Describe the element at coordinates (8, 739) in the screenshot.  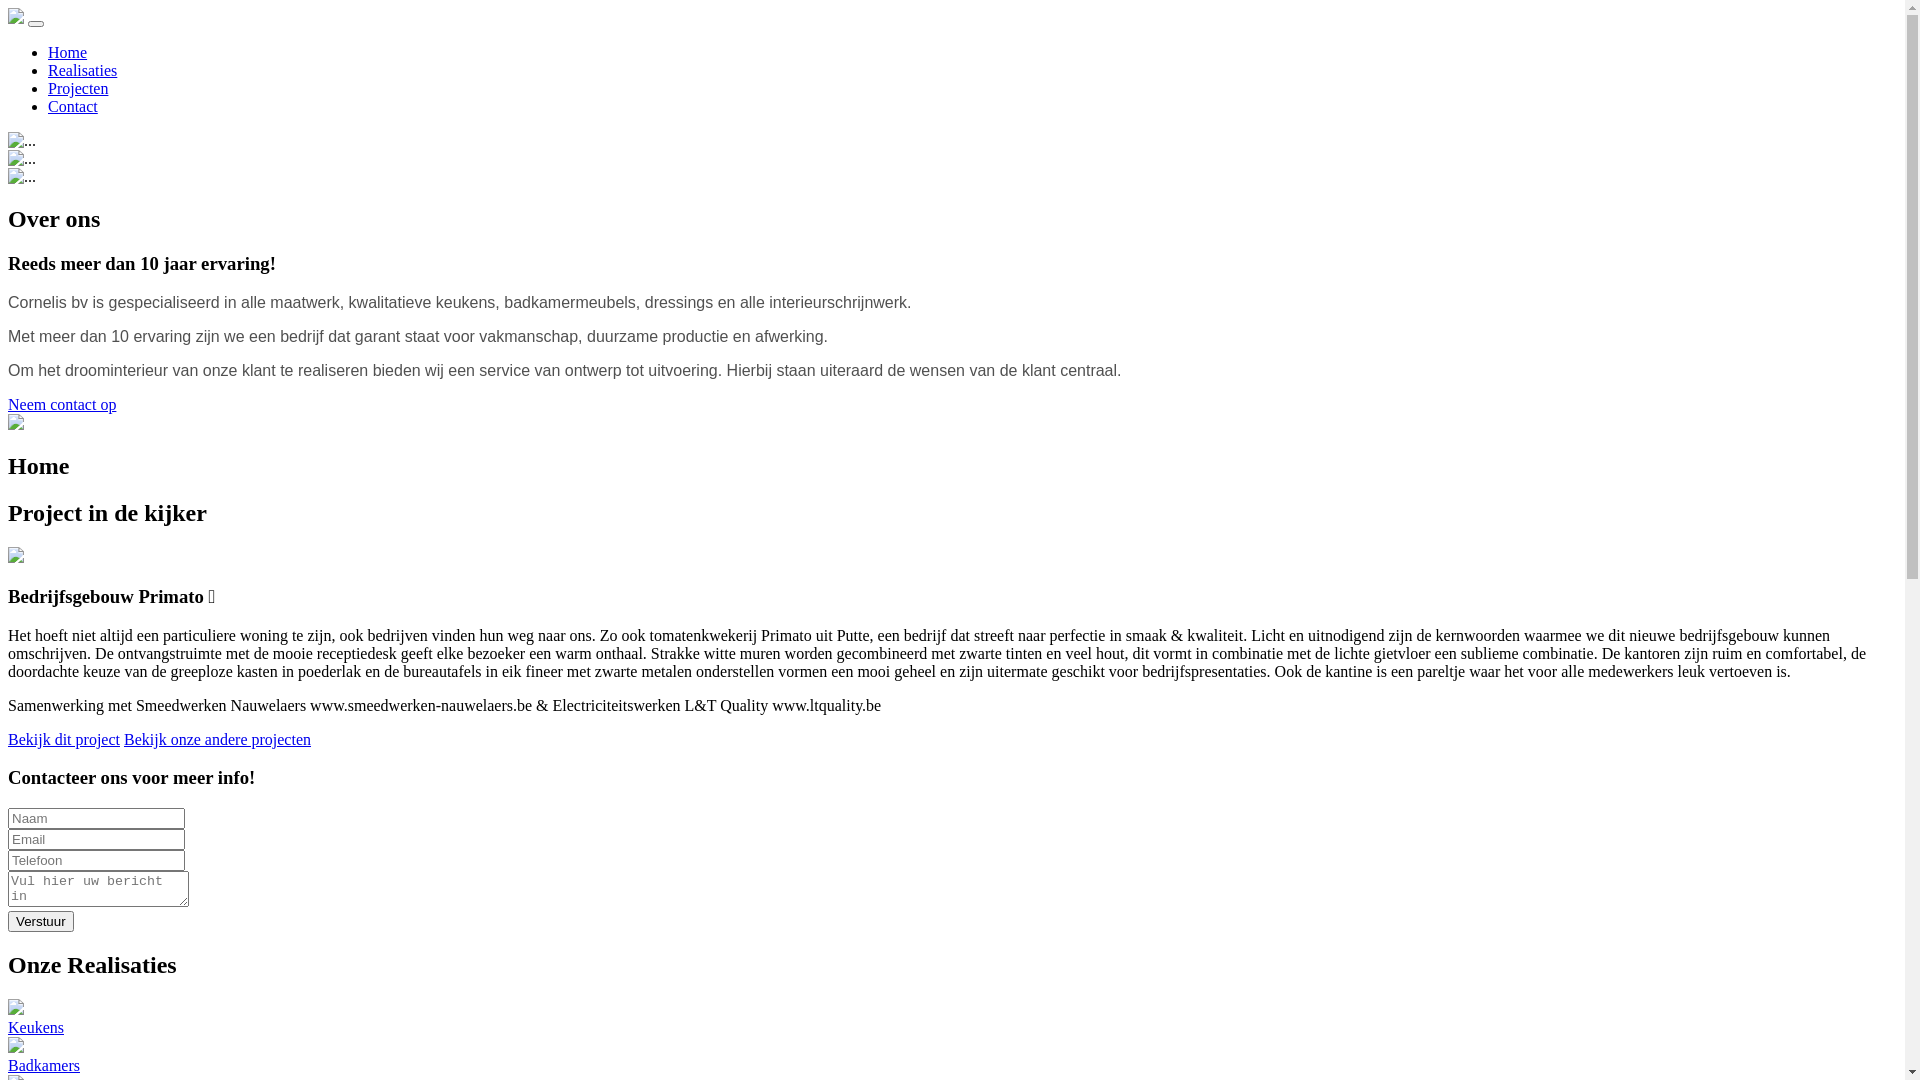
I see `'Bekijk dit project'` at that location.